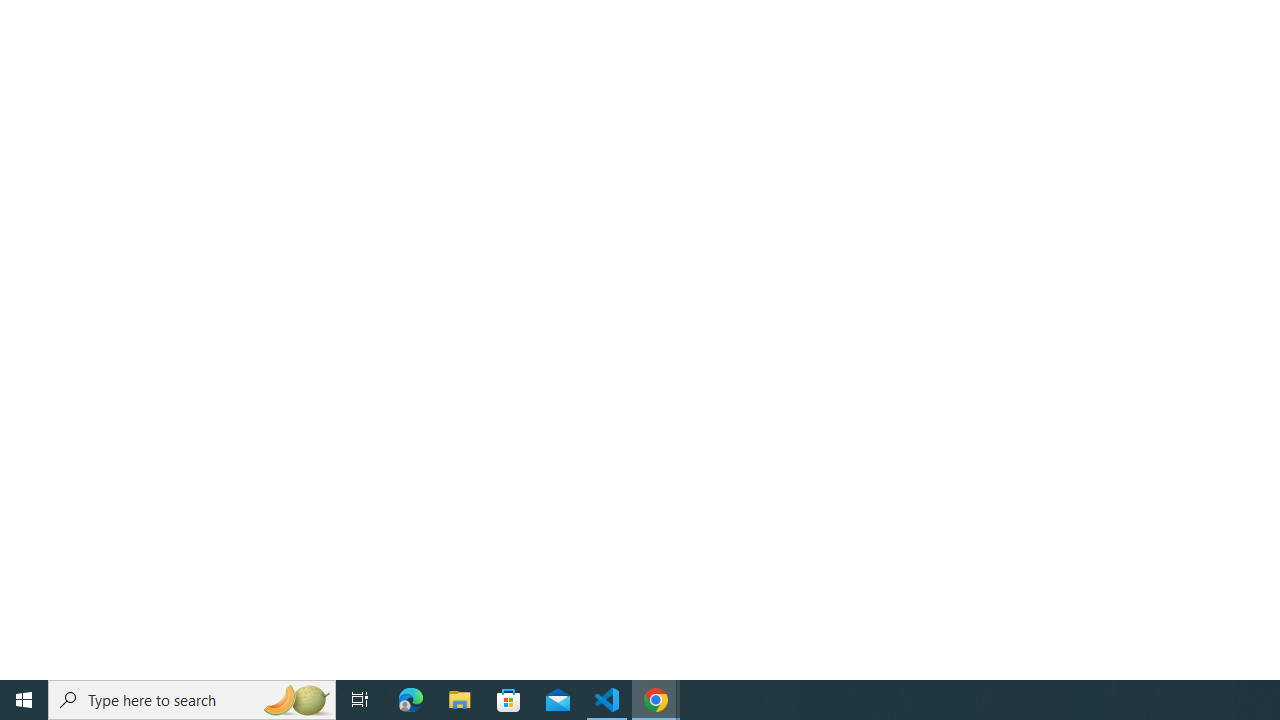  I want to click on 'File Explorer', so click(459, 698).